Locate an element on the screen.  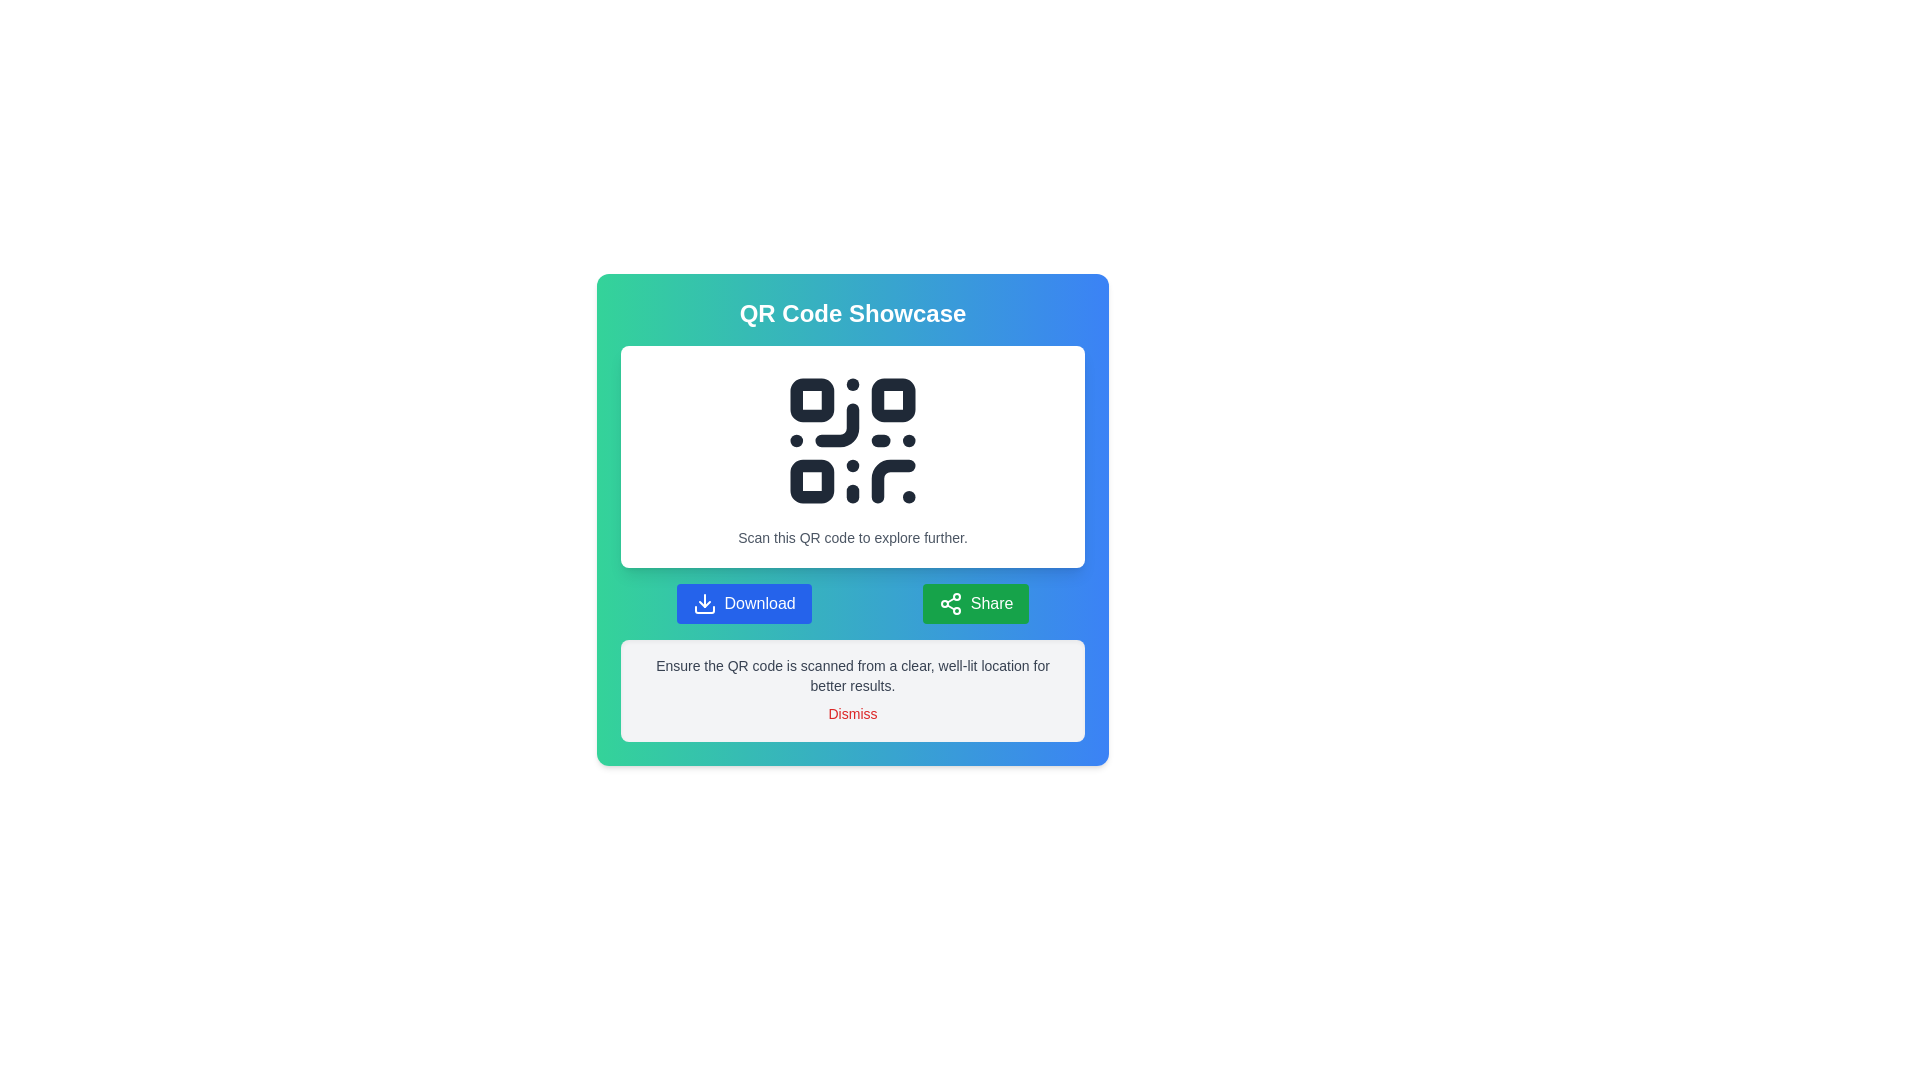
the second square in the top row of the QR code, which is a small black square with rounded corners positioned to the right of the first square is located at coordinates (892, 400).